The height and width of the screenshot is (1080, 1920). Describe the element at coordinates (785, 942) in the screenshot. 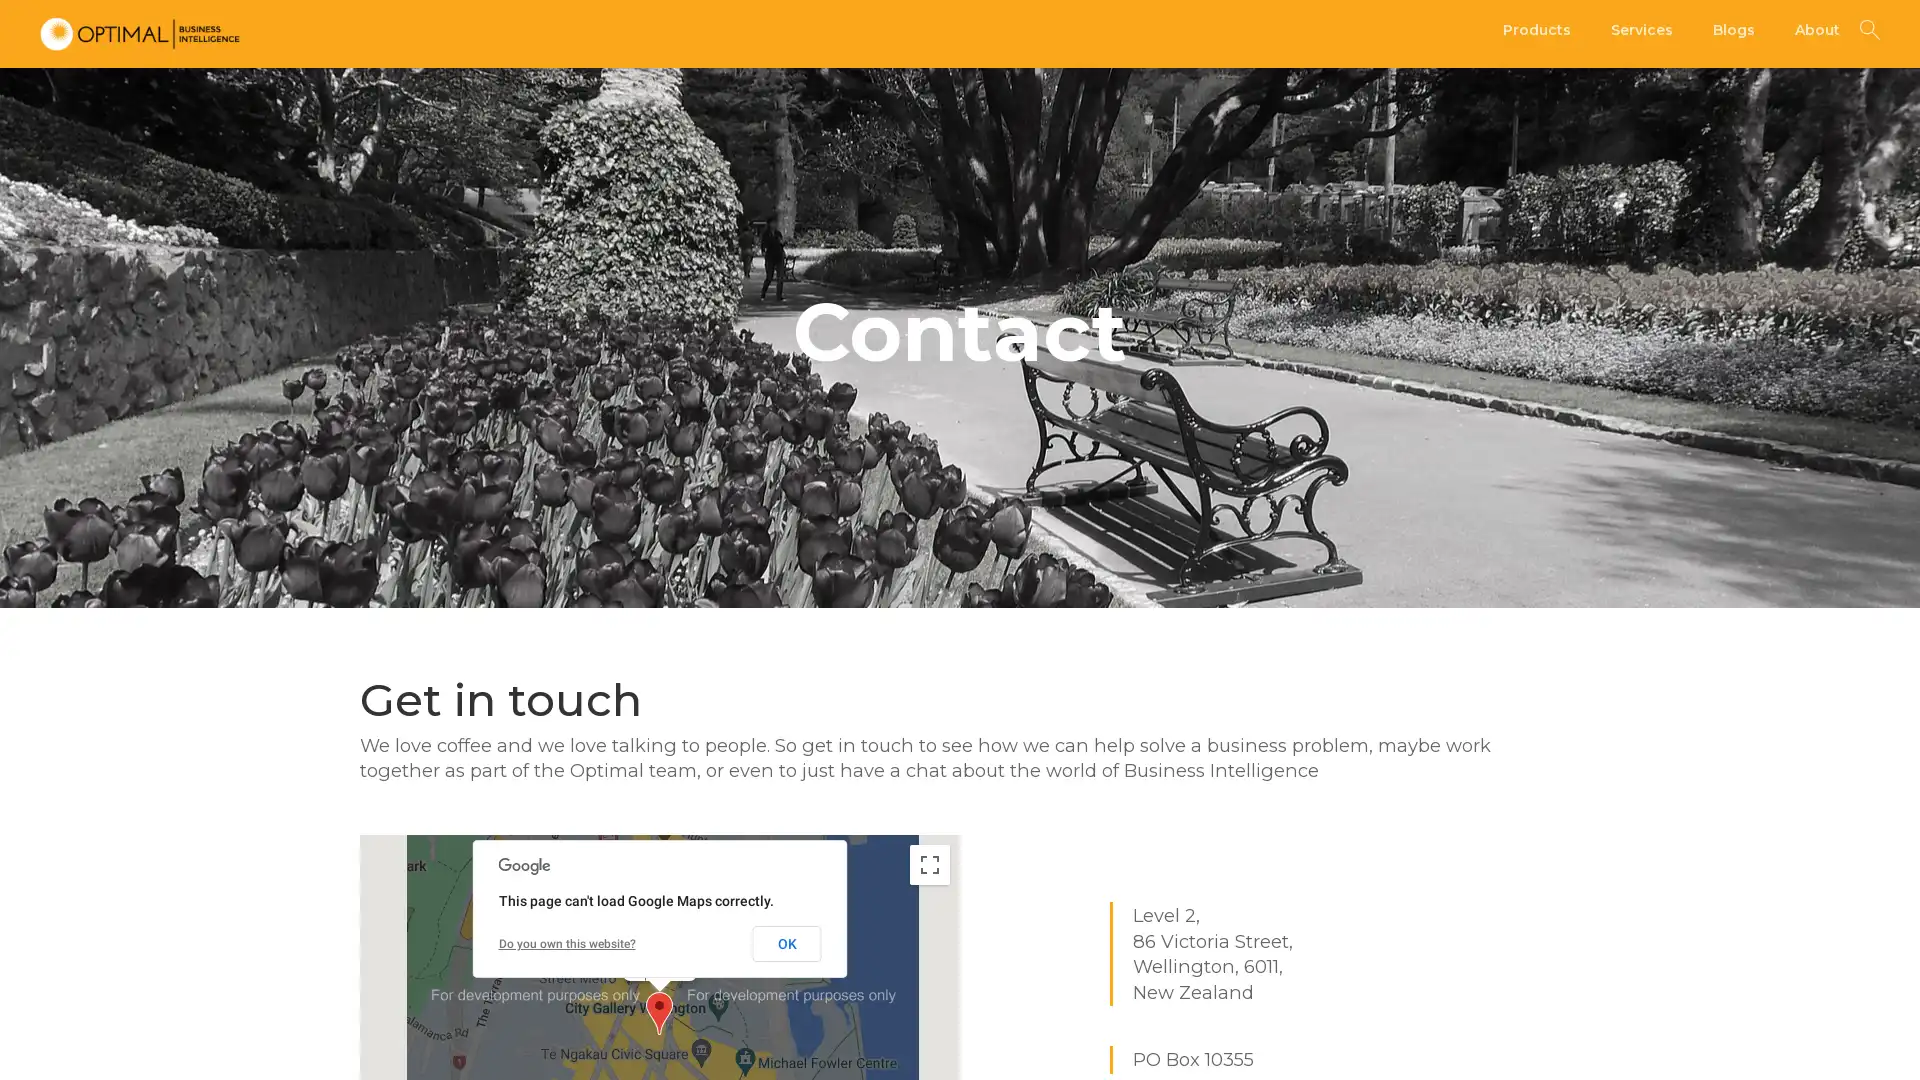

I see `OK` at that location.